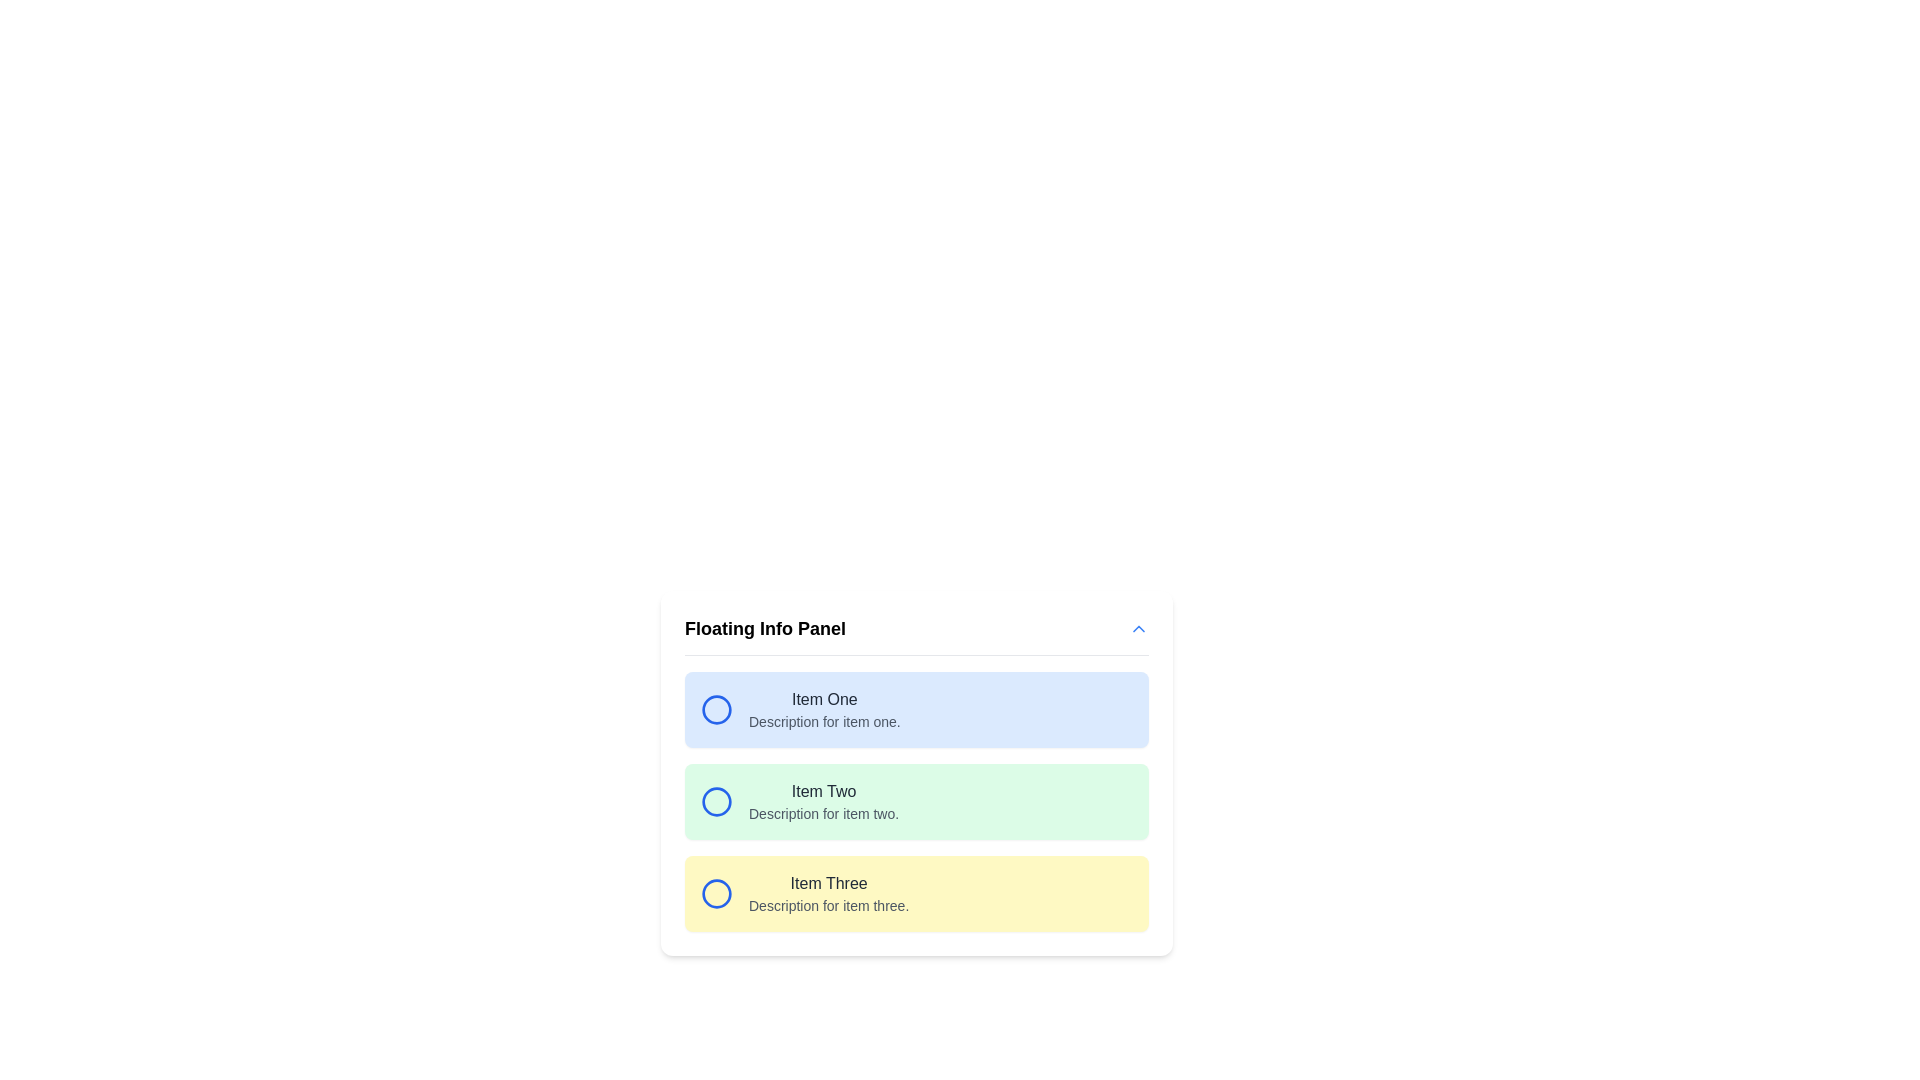  I want to click on the Chevron-Up icon button located at the top-right corner of the 'Floating Info Panel', so click(1138, 627).